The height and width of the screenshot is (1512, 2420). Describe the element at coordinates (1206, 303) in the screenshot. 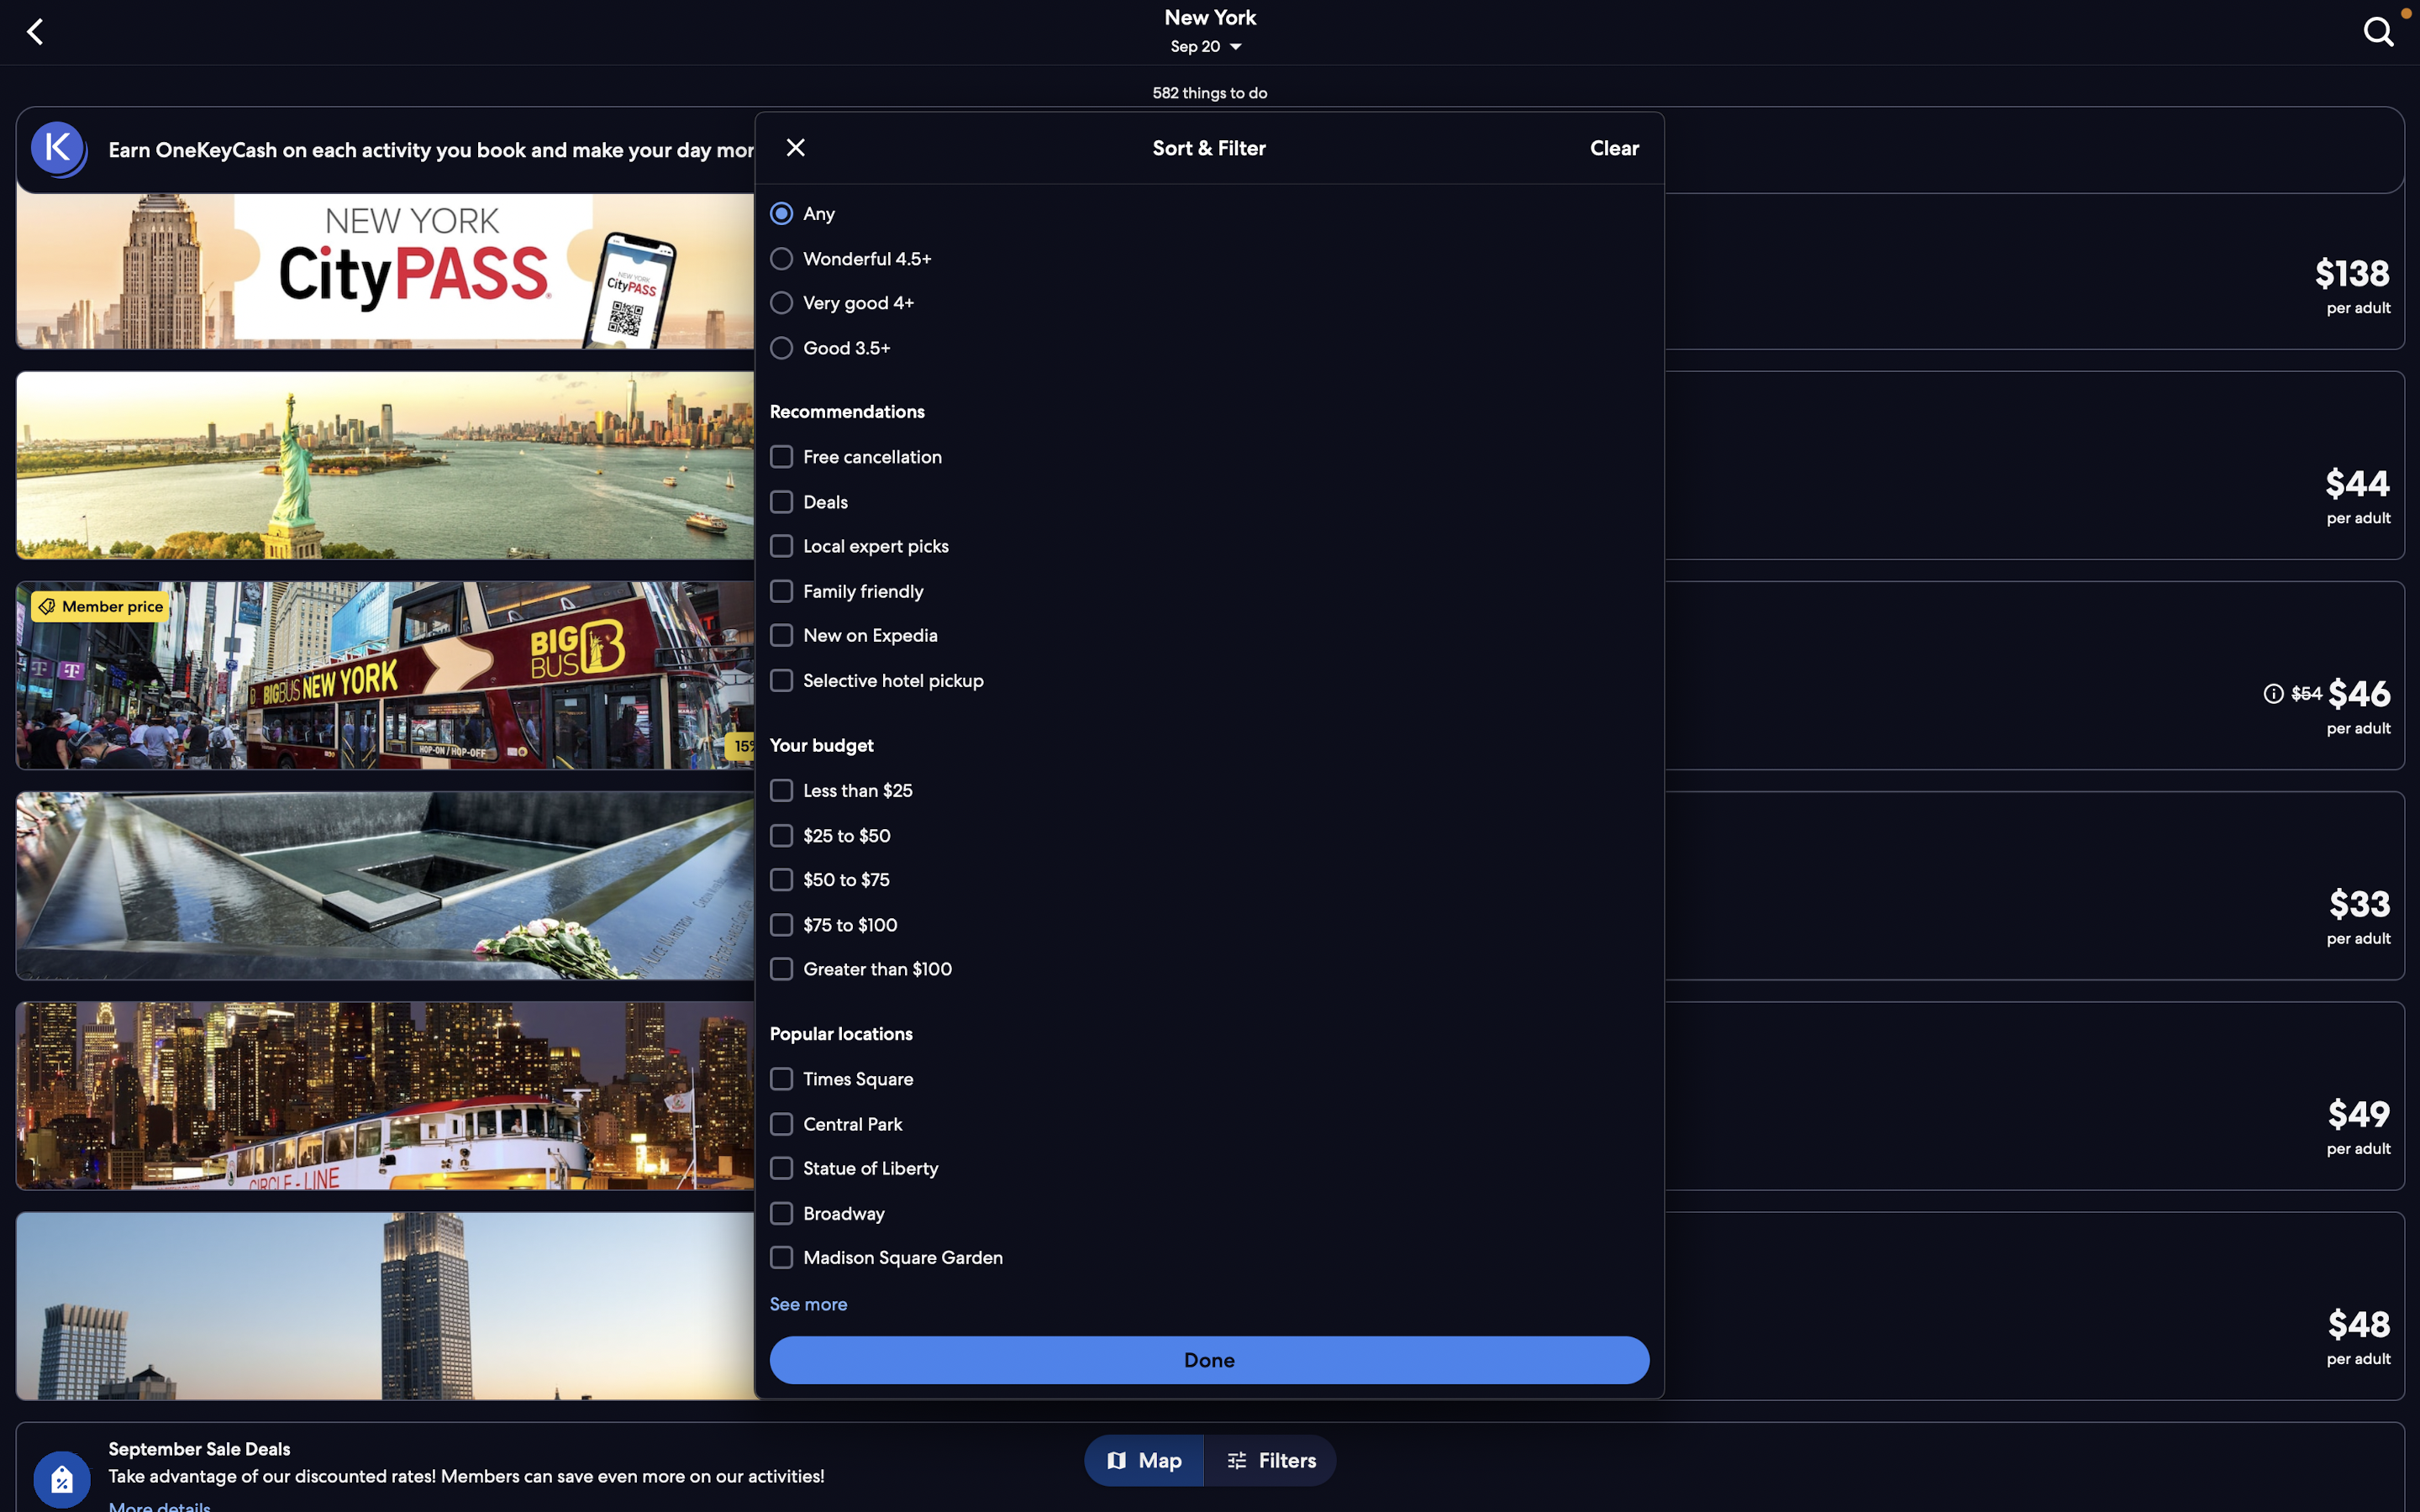

I see `Show only those sites having a rating above 4` at that location.